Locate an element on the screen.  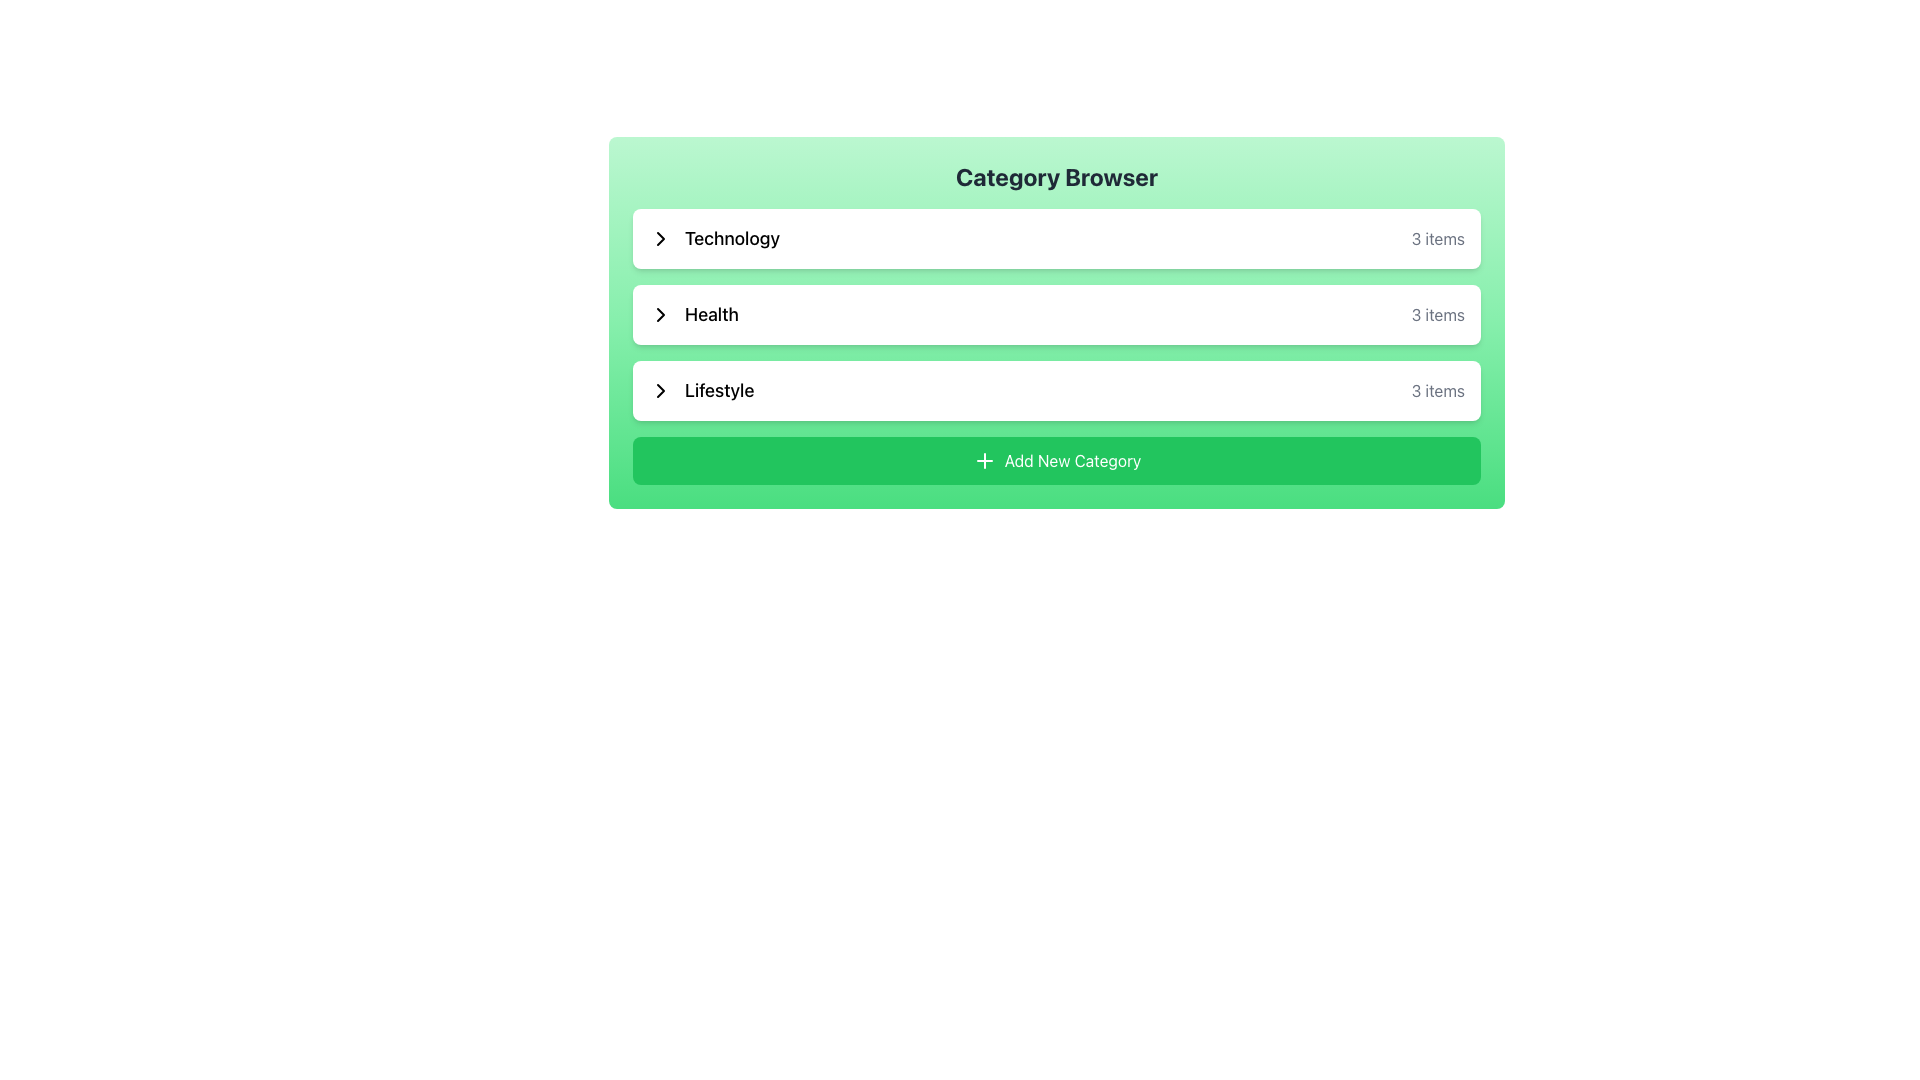
the 'Health' category list item in the 'Category Browser' is located at coordinates (1055, 315).